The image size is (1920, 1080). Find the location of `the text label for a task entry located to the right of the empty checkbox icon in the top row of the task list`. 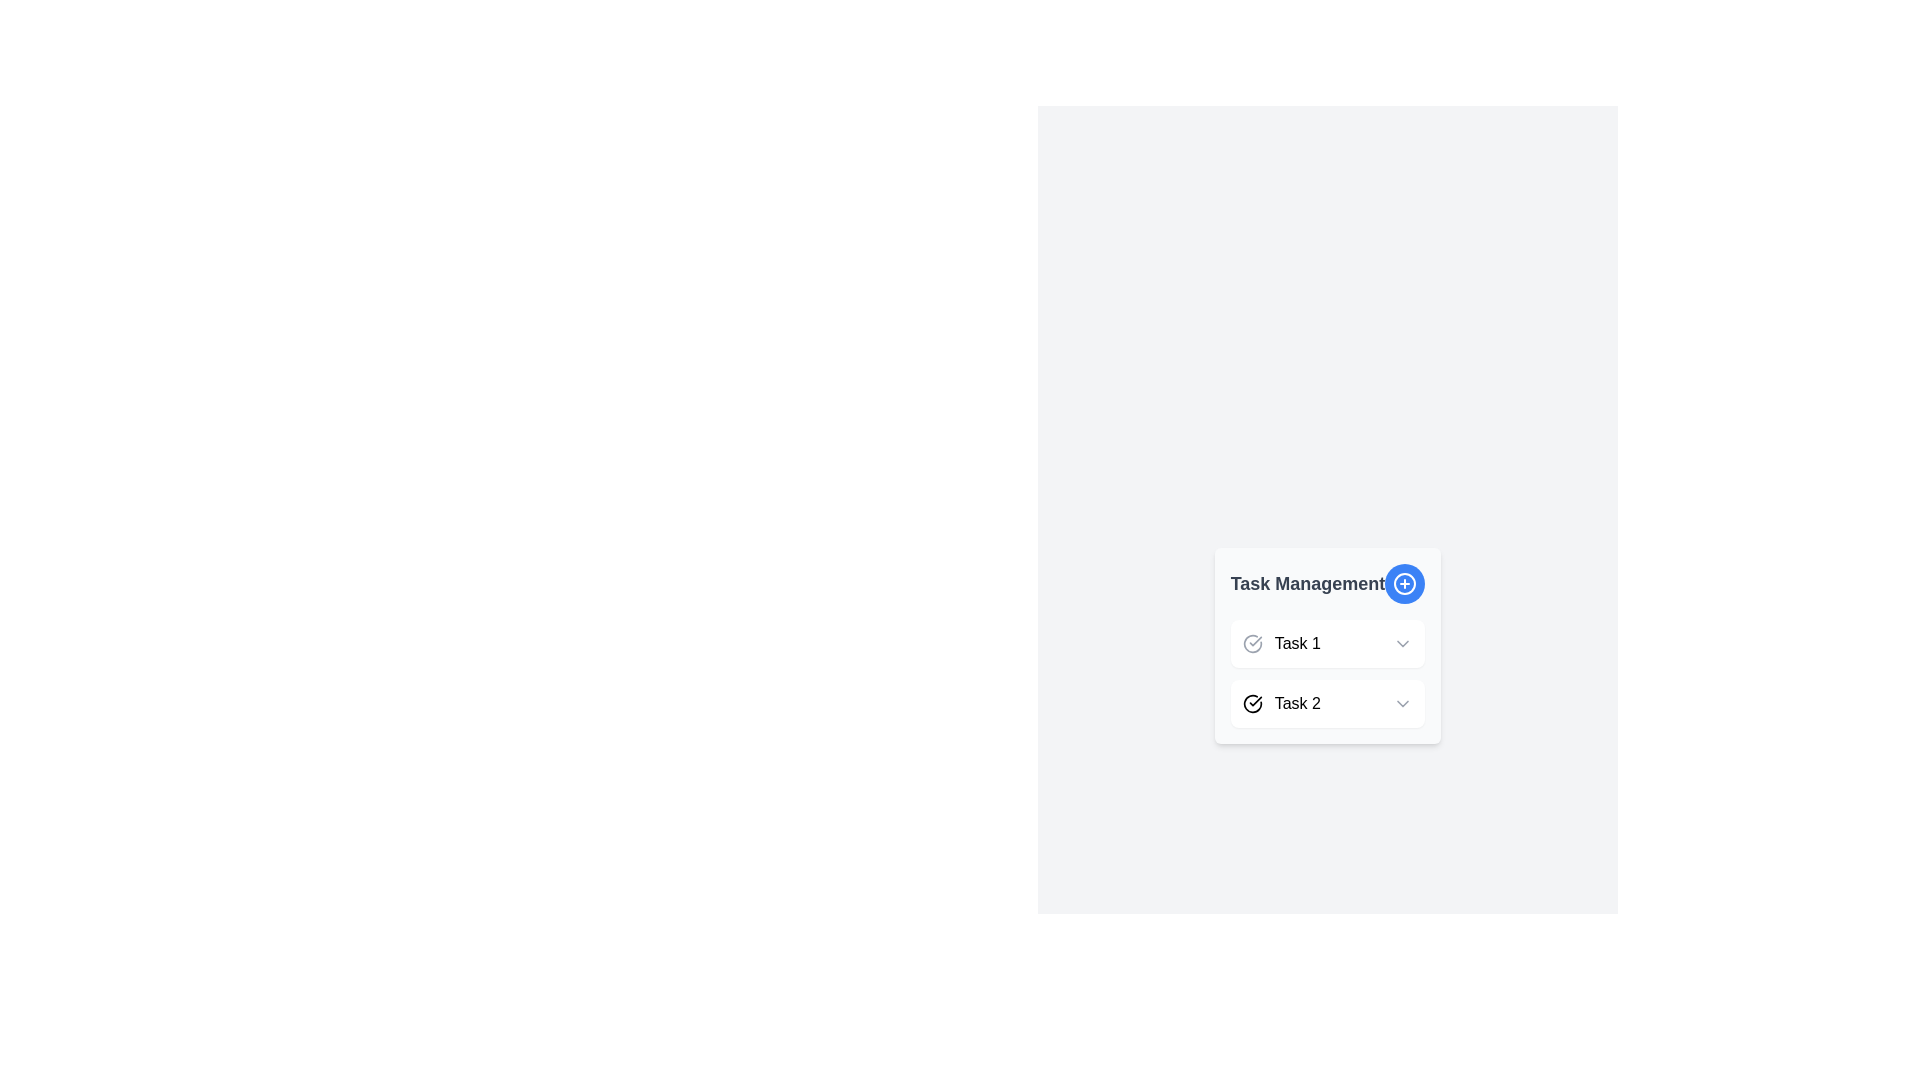

the text label for a task entry located to the right of the empty checkbox icon in the top row of the task list is located at coordinates (1297, 644).